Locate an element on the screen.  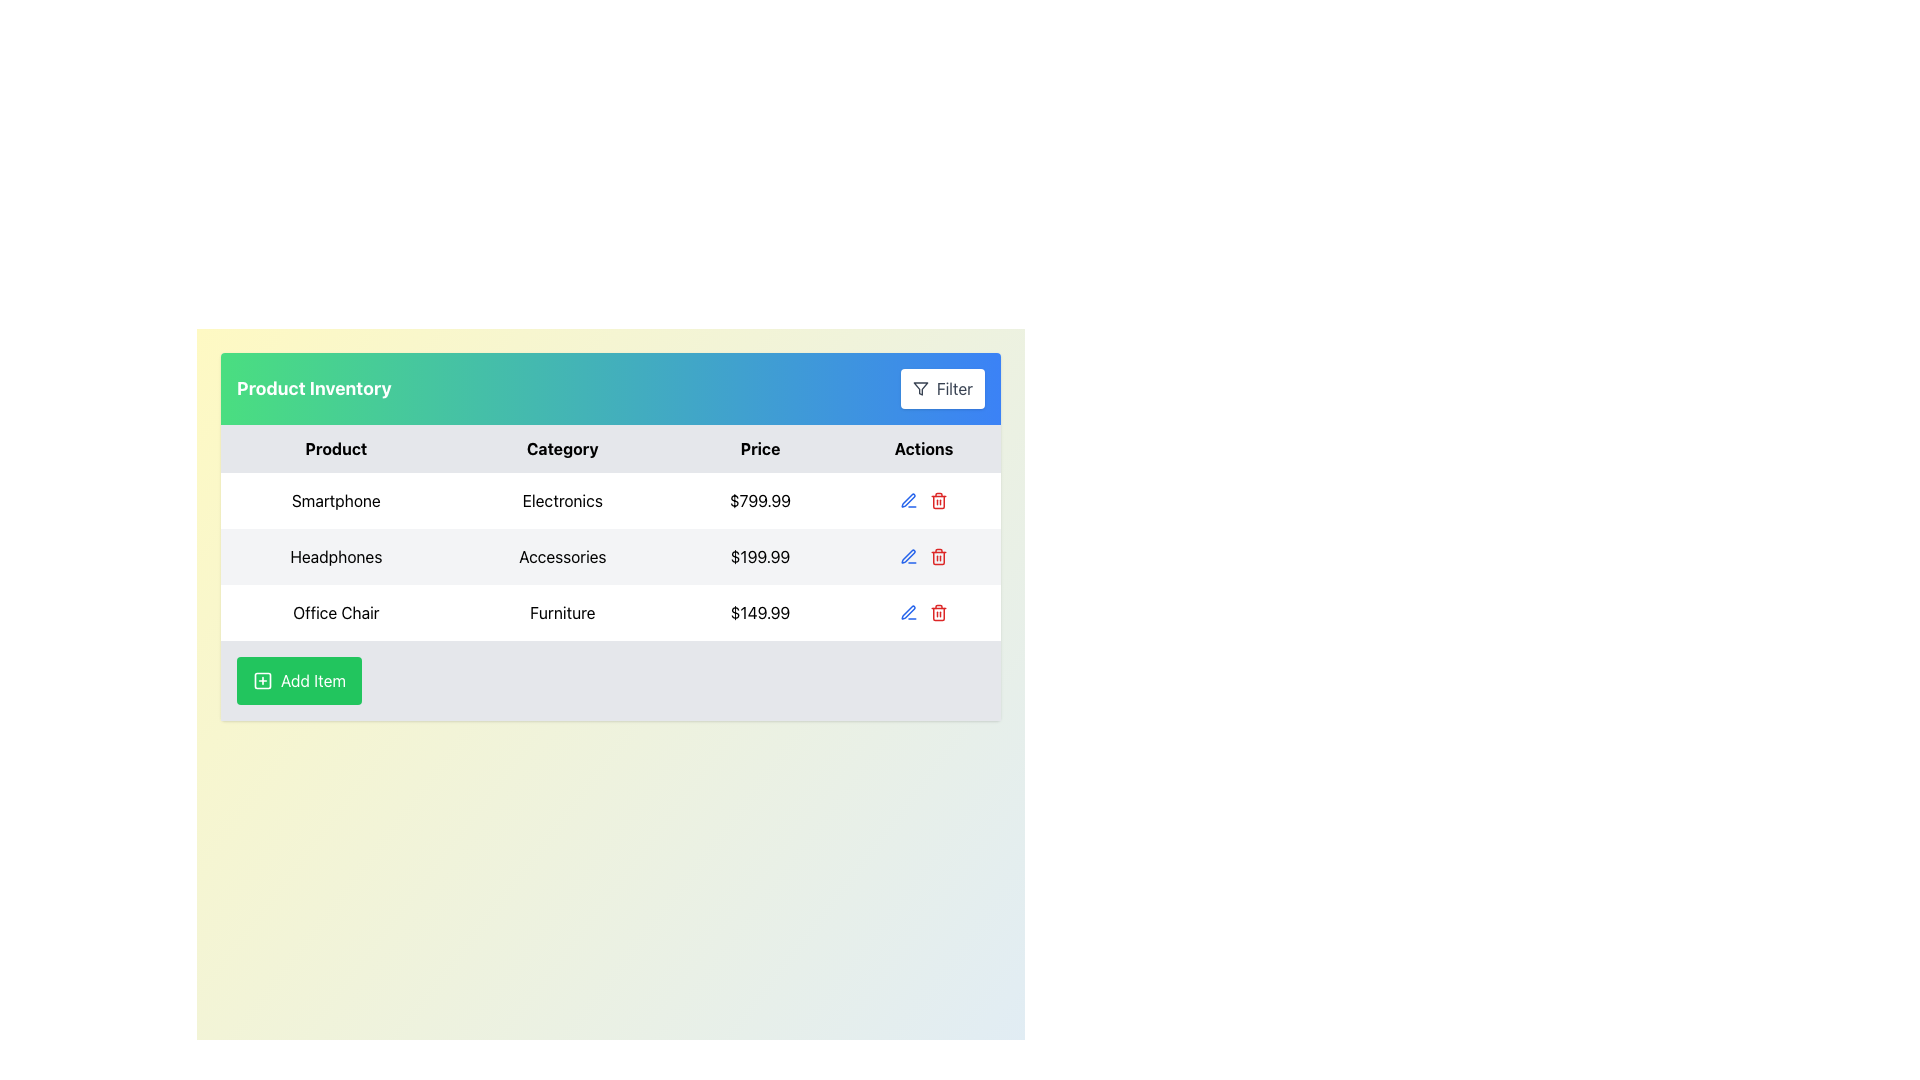
the decorative trash bin icon segment in the 'Actions' column for the 'Office Chair' entry is located at coordinates (938, 501).